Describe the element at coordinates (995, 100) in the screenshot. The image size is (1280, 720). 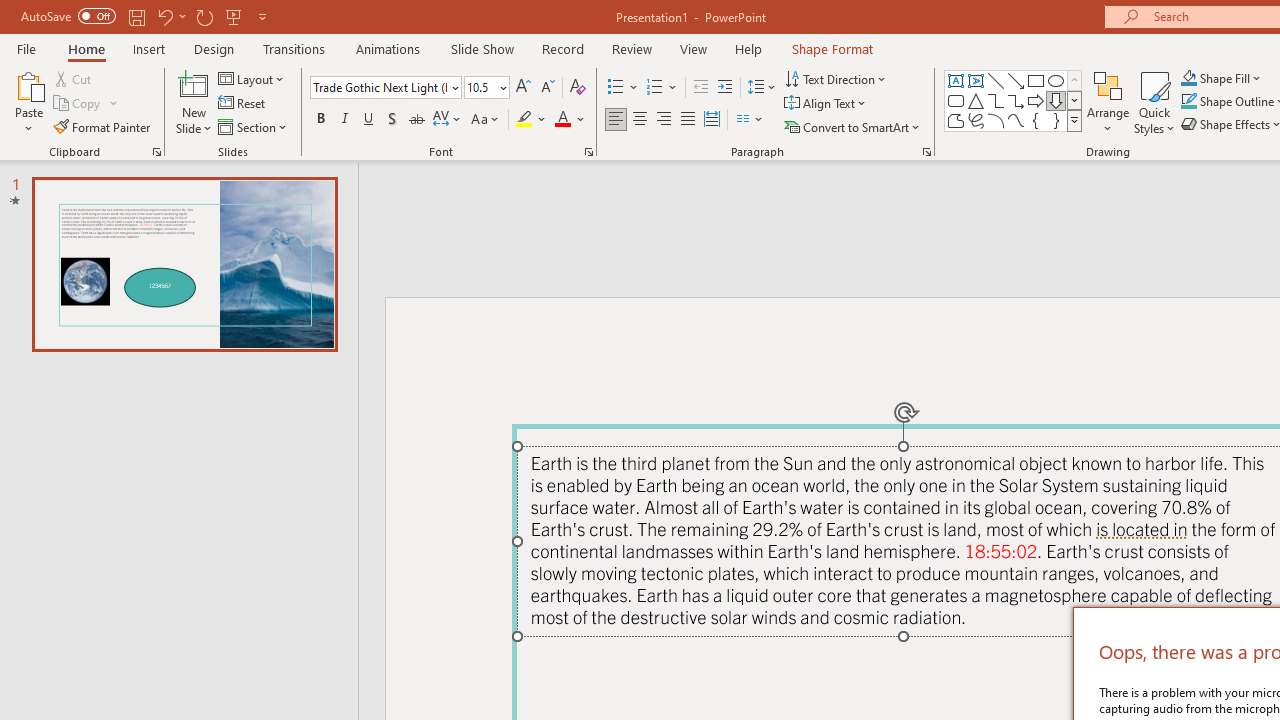
I see `'Connector: Elbow'` at that location.